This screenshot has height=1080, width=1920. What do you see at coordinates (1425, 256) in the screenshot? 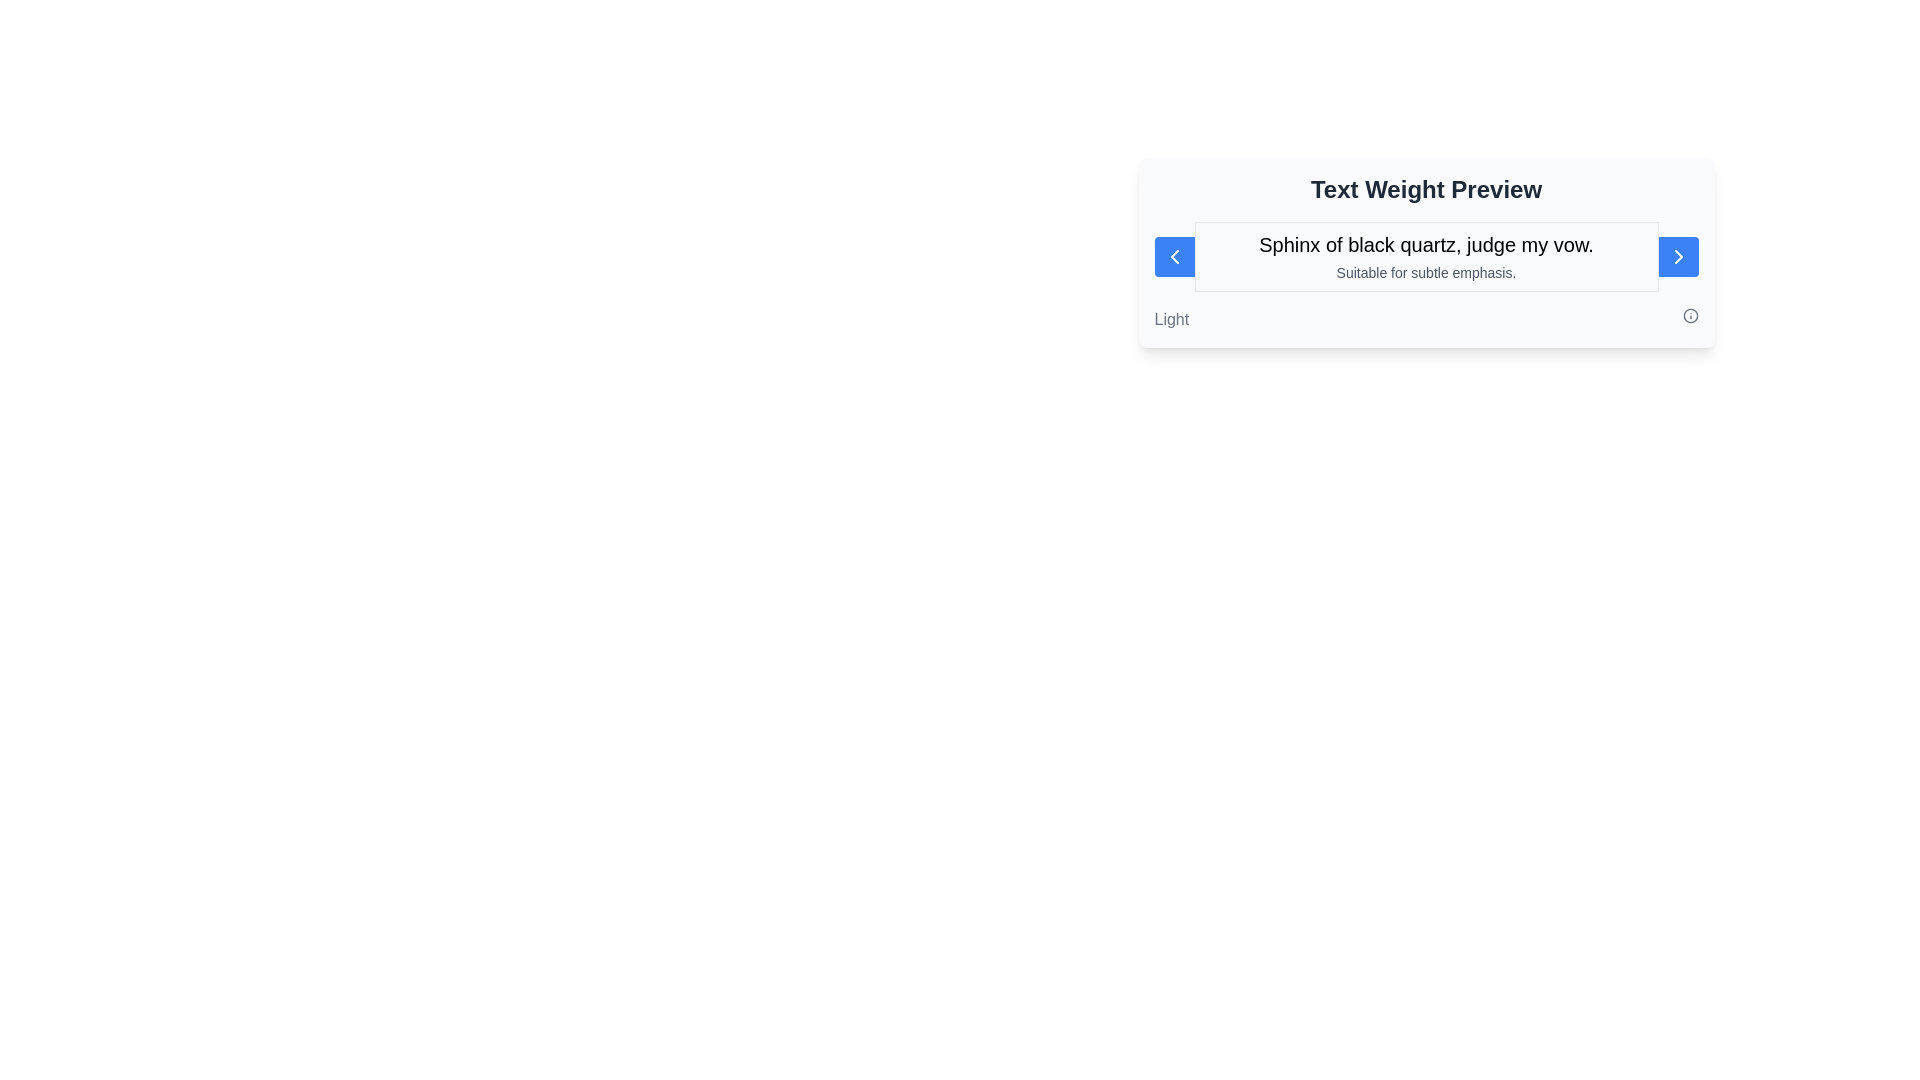
I see `the informational text block element displaying the primary text 'Sphinx of black quartz, judge my vow' and the accompanying text 'Suitable for subtle emphasis', which is centrally located under the header 'Text Weight Preview'` at bounding box center [1425, 256].